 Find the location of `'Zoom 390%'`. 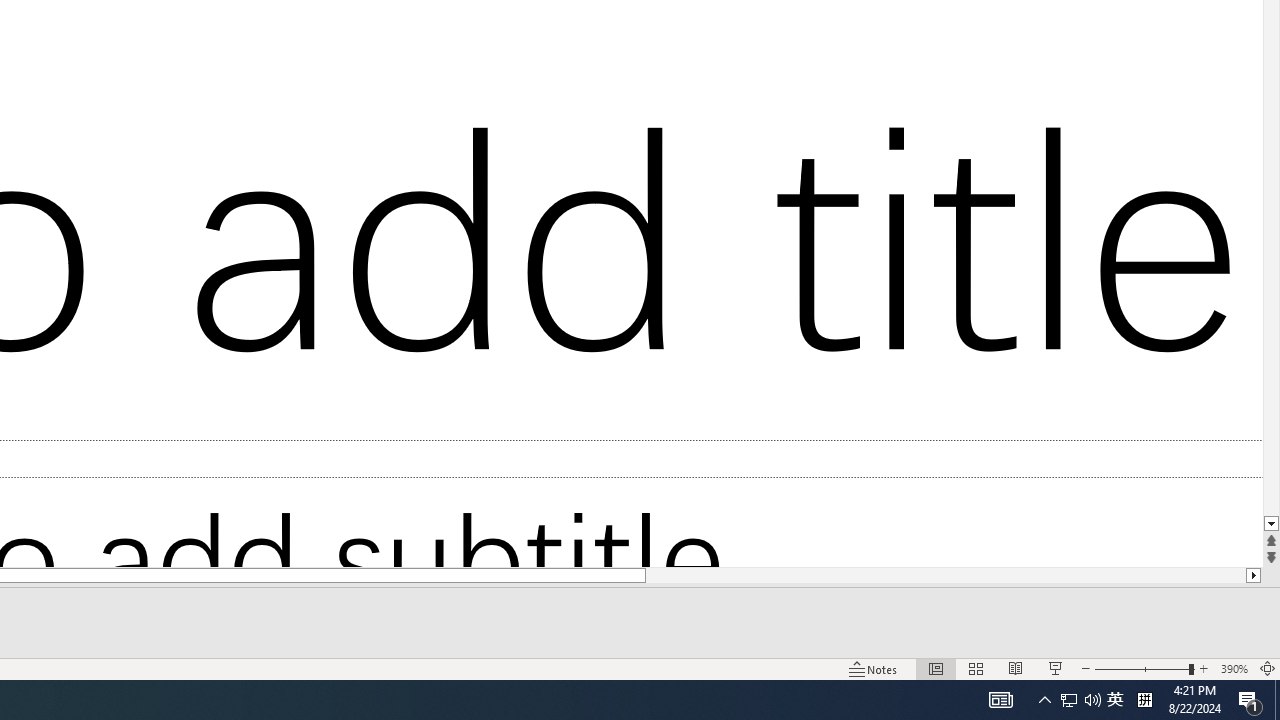

'Zoom 390%' is located at coordinates (1233, 669).